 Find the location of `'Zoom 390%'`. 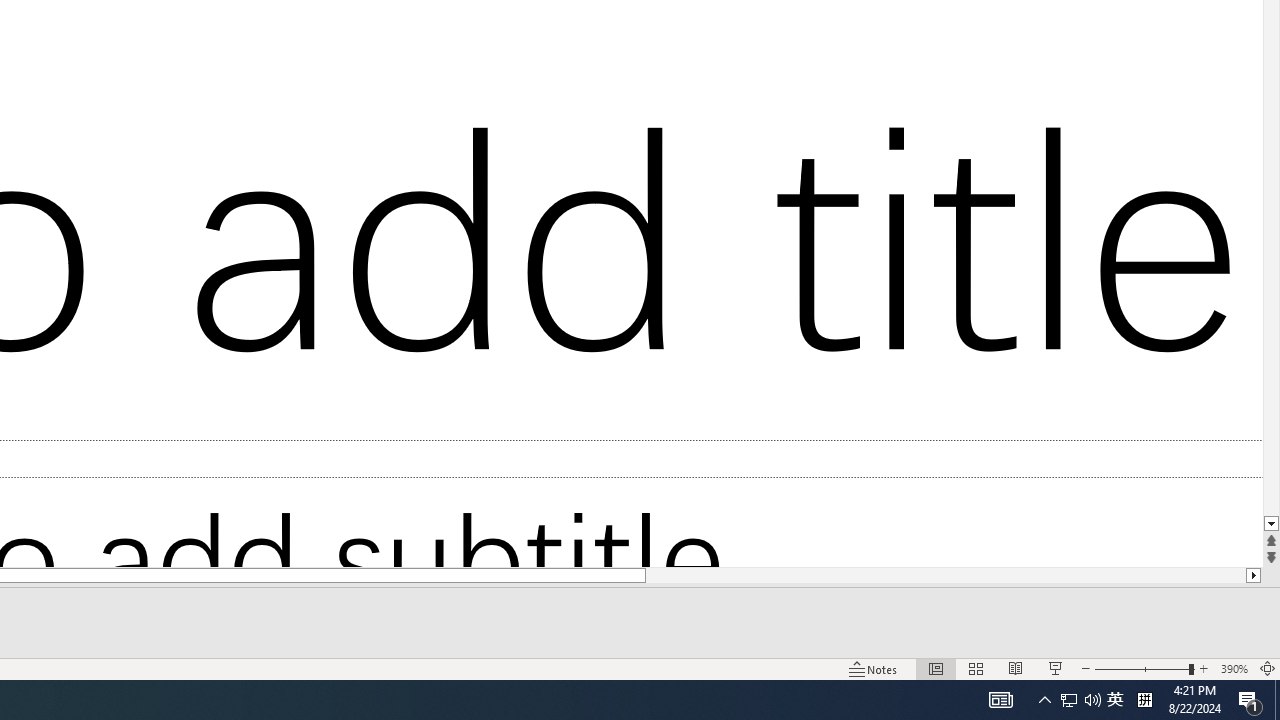

'Zoom 390%' is located at coordinates (1233, 669).